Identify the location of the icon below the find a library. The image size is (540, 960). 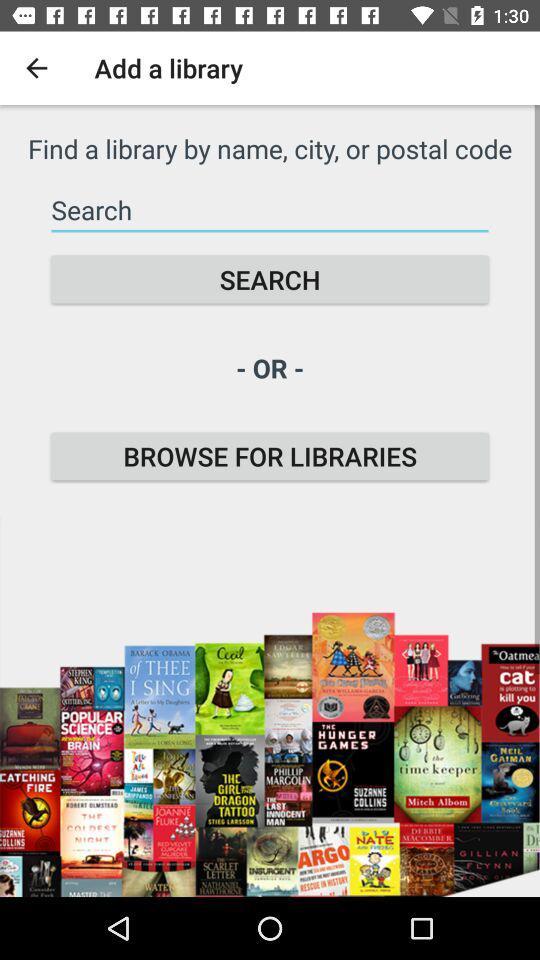
(270, 210).